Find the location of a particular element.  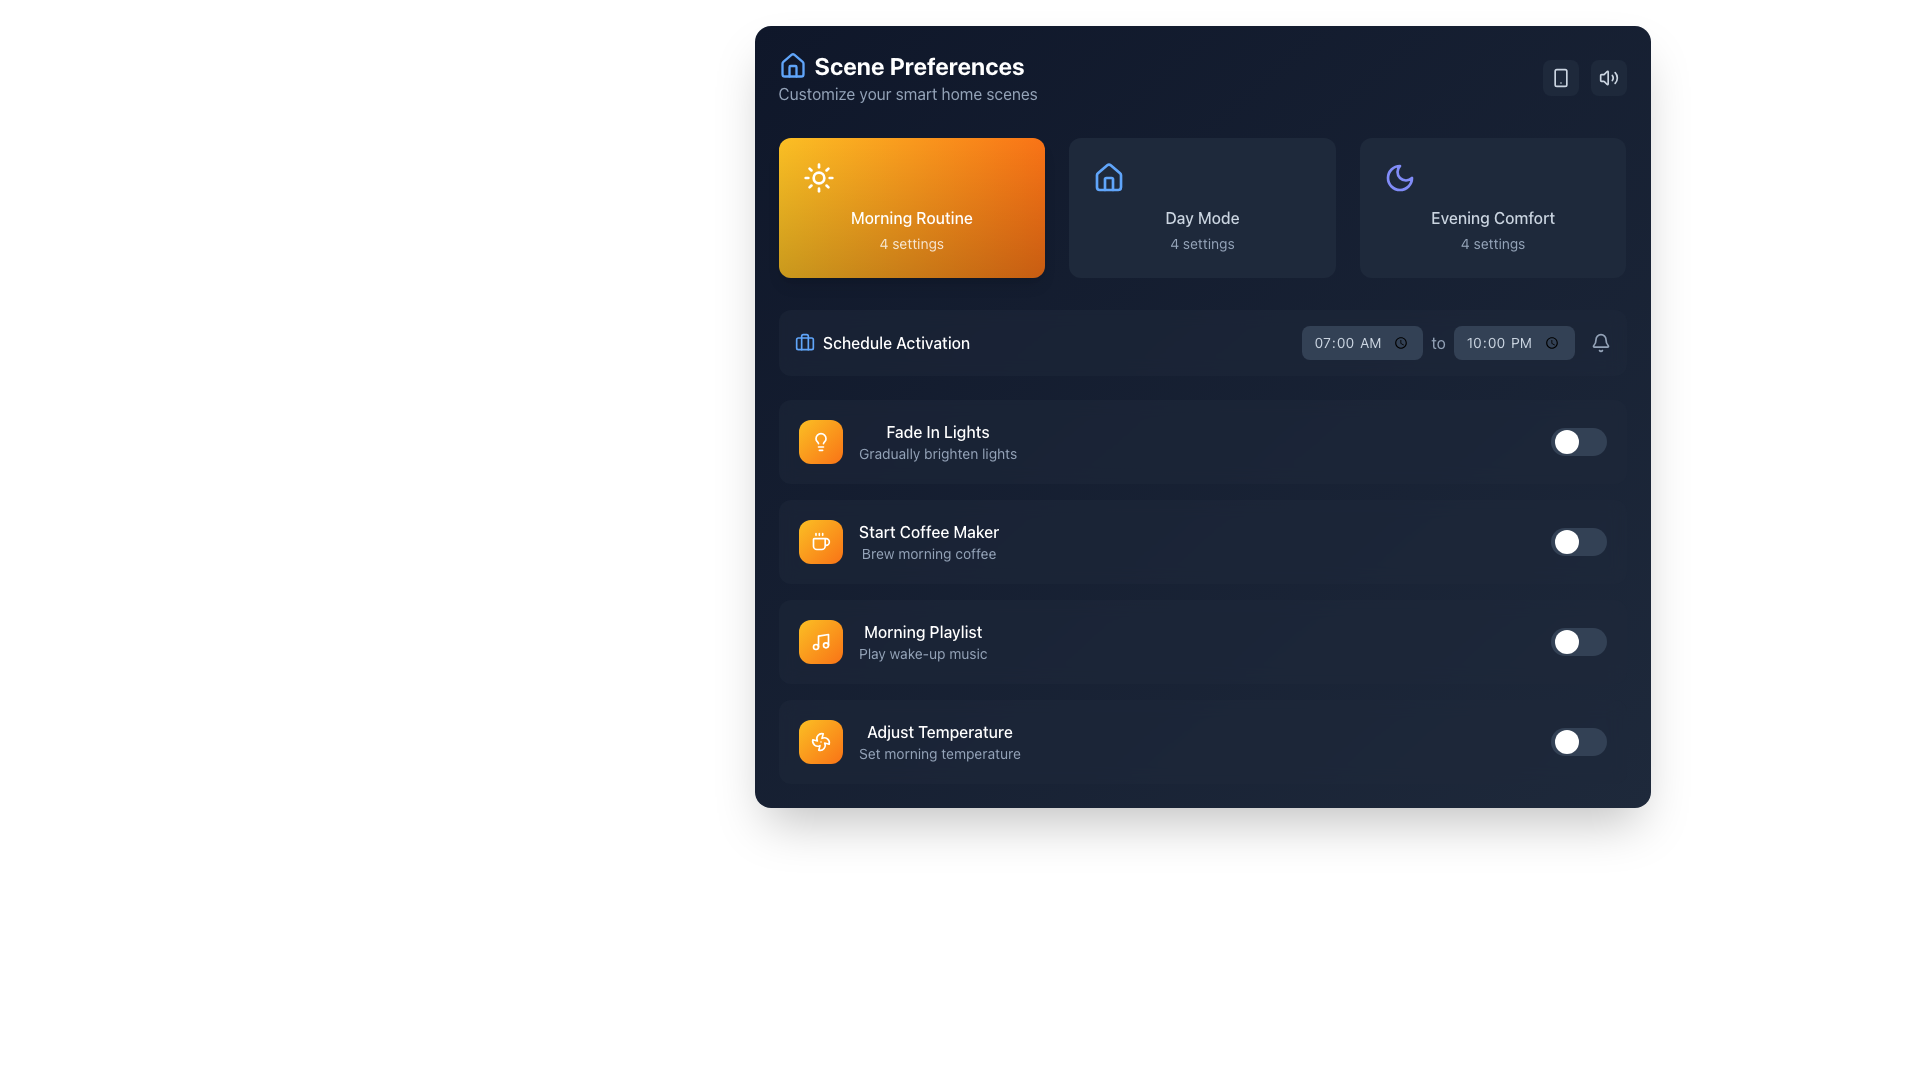

the text label that reads 'Gradually brighten lights,' which is styled in light slate-gray and positioned below the 'Fade In Lights' title is located at coordinates (936, 454).